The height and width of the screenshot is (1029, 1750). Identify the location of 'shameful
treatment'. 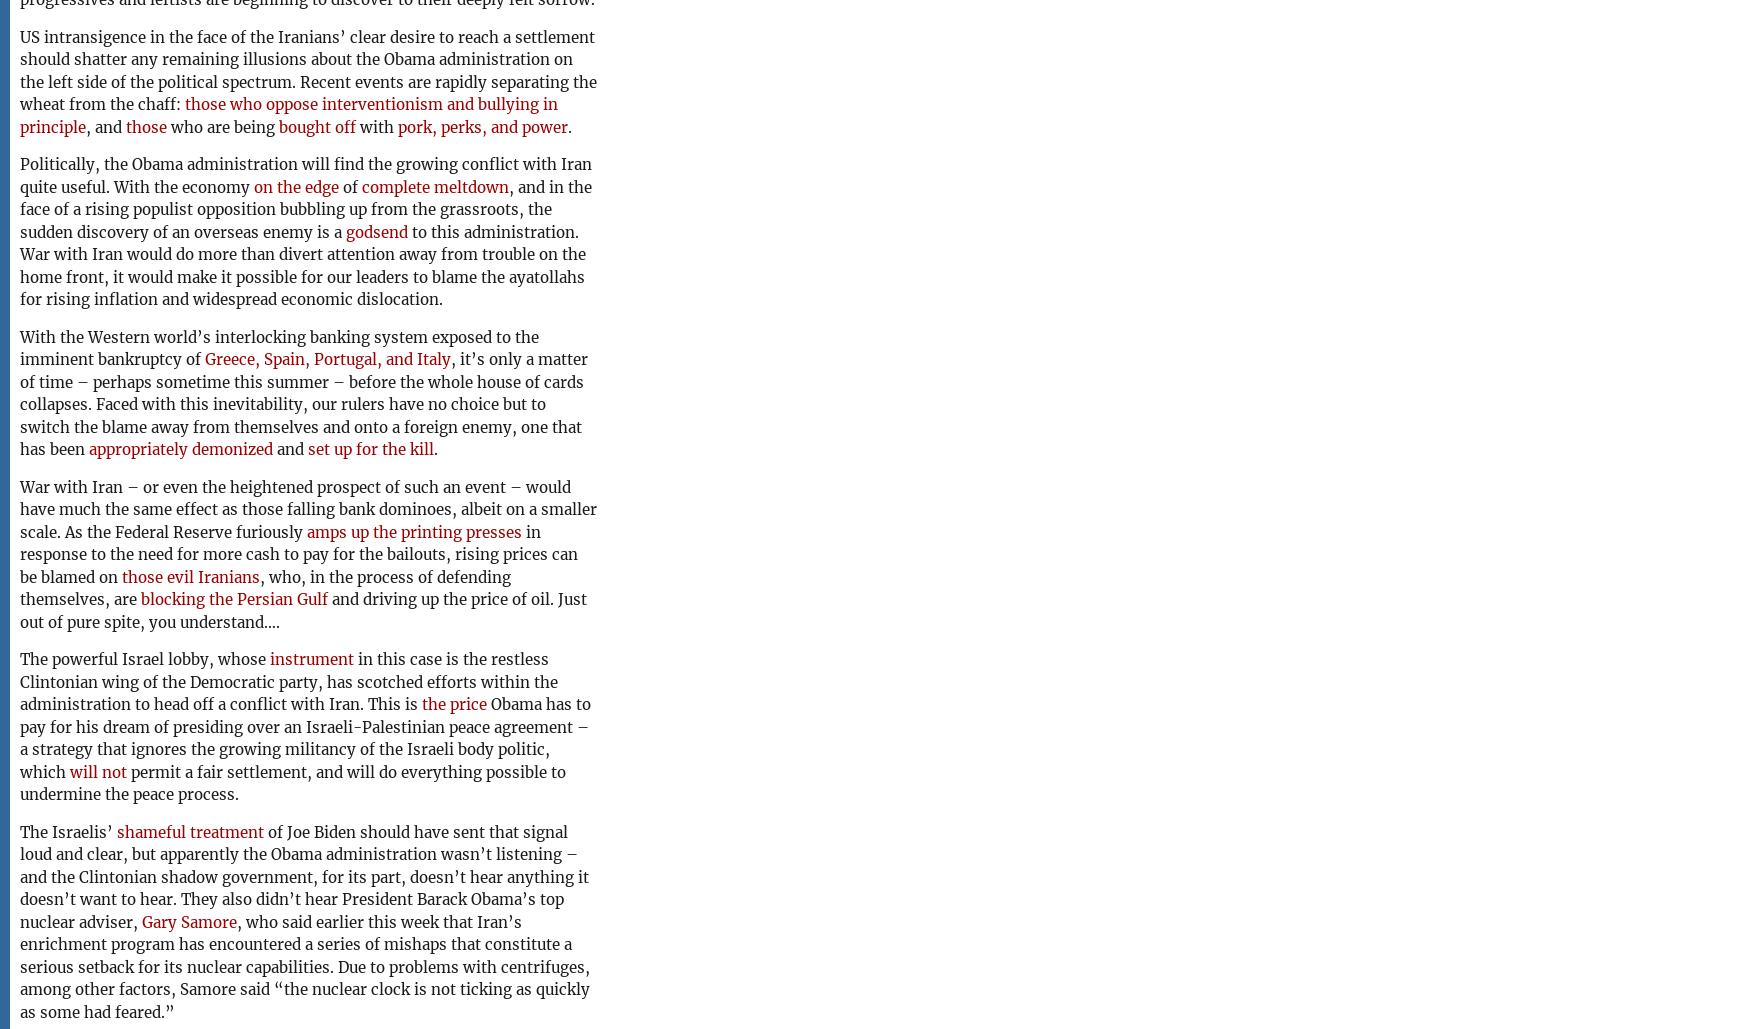
(190, 830).